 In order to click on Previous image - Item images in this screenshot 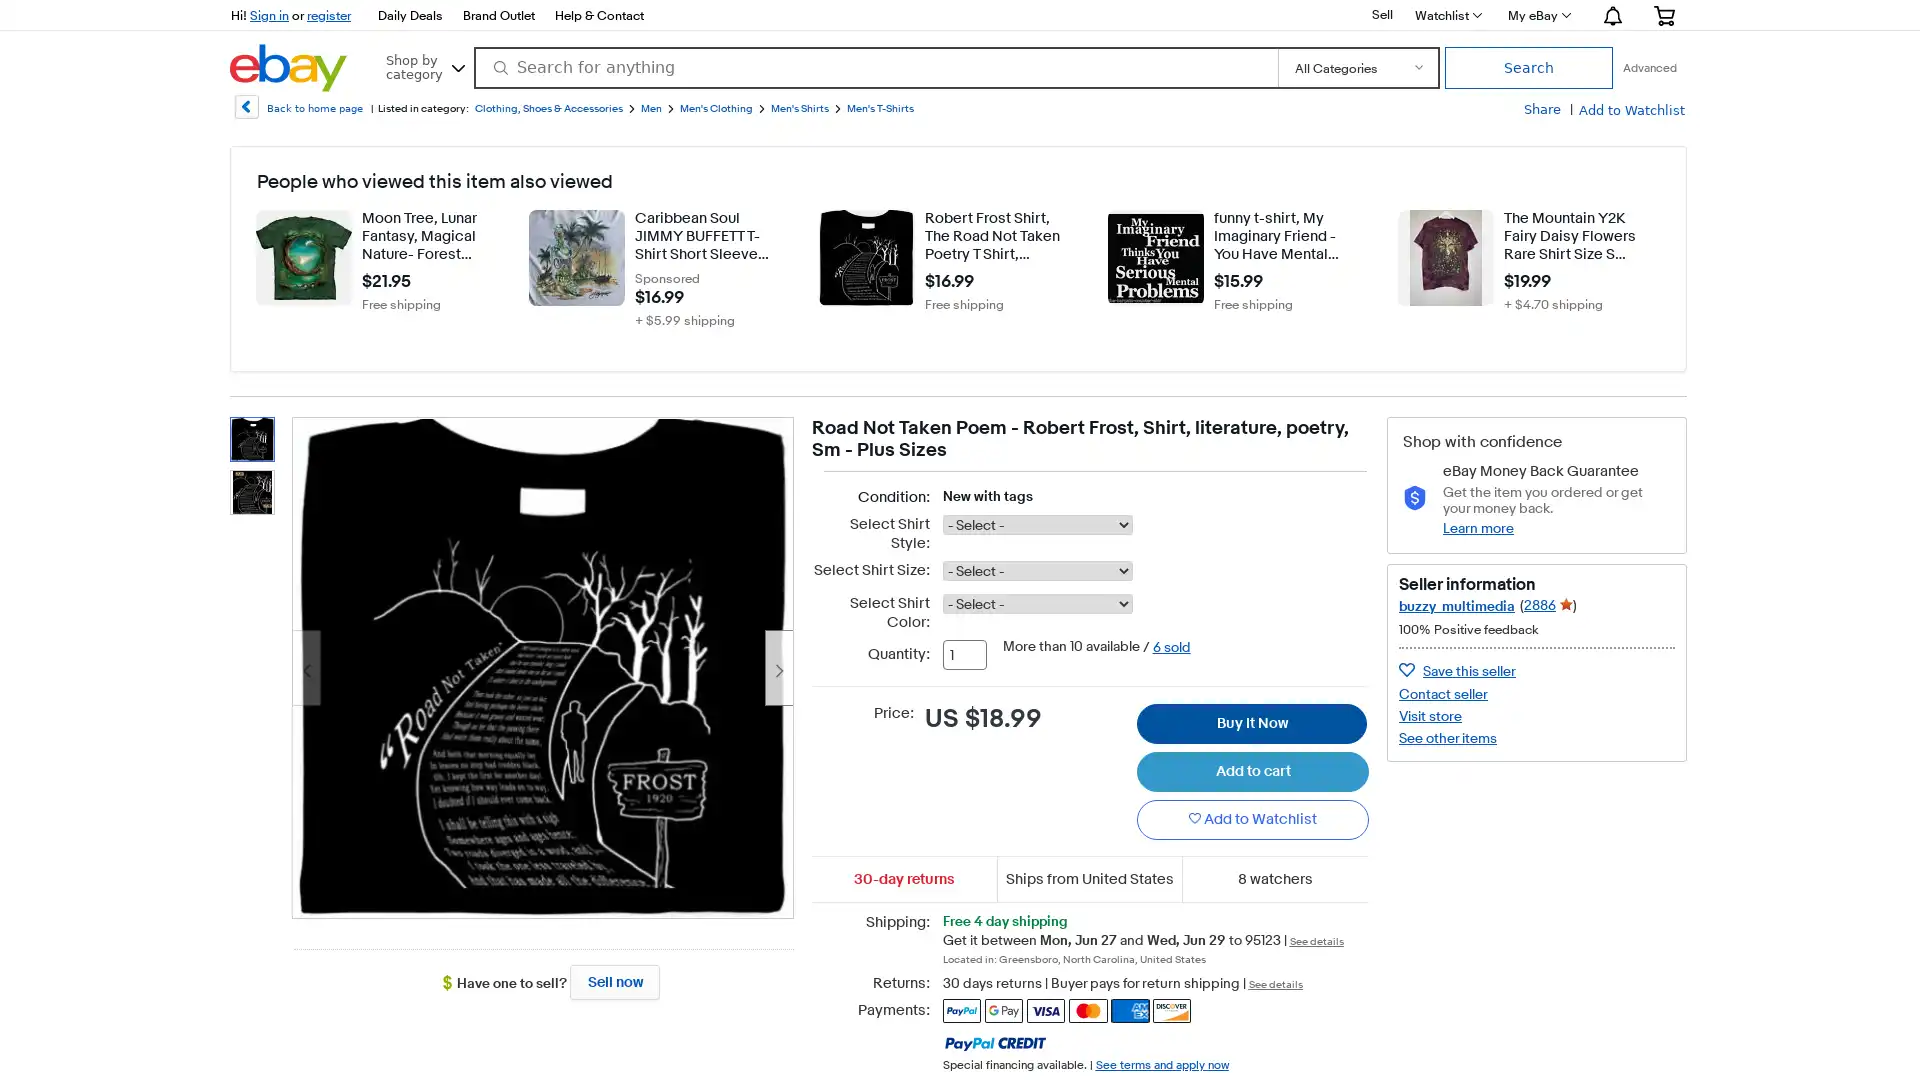, I will do `click(306, 667)`.